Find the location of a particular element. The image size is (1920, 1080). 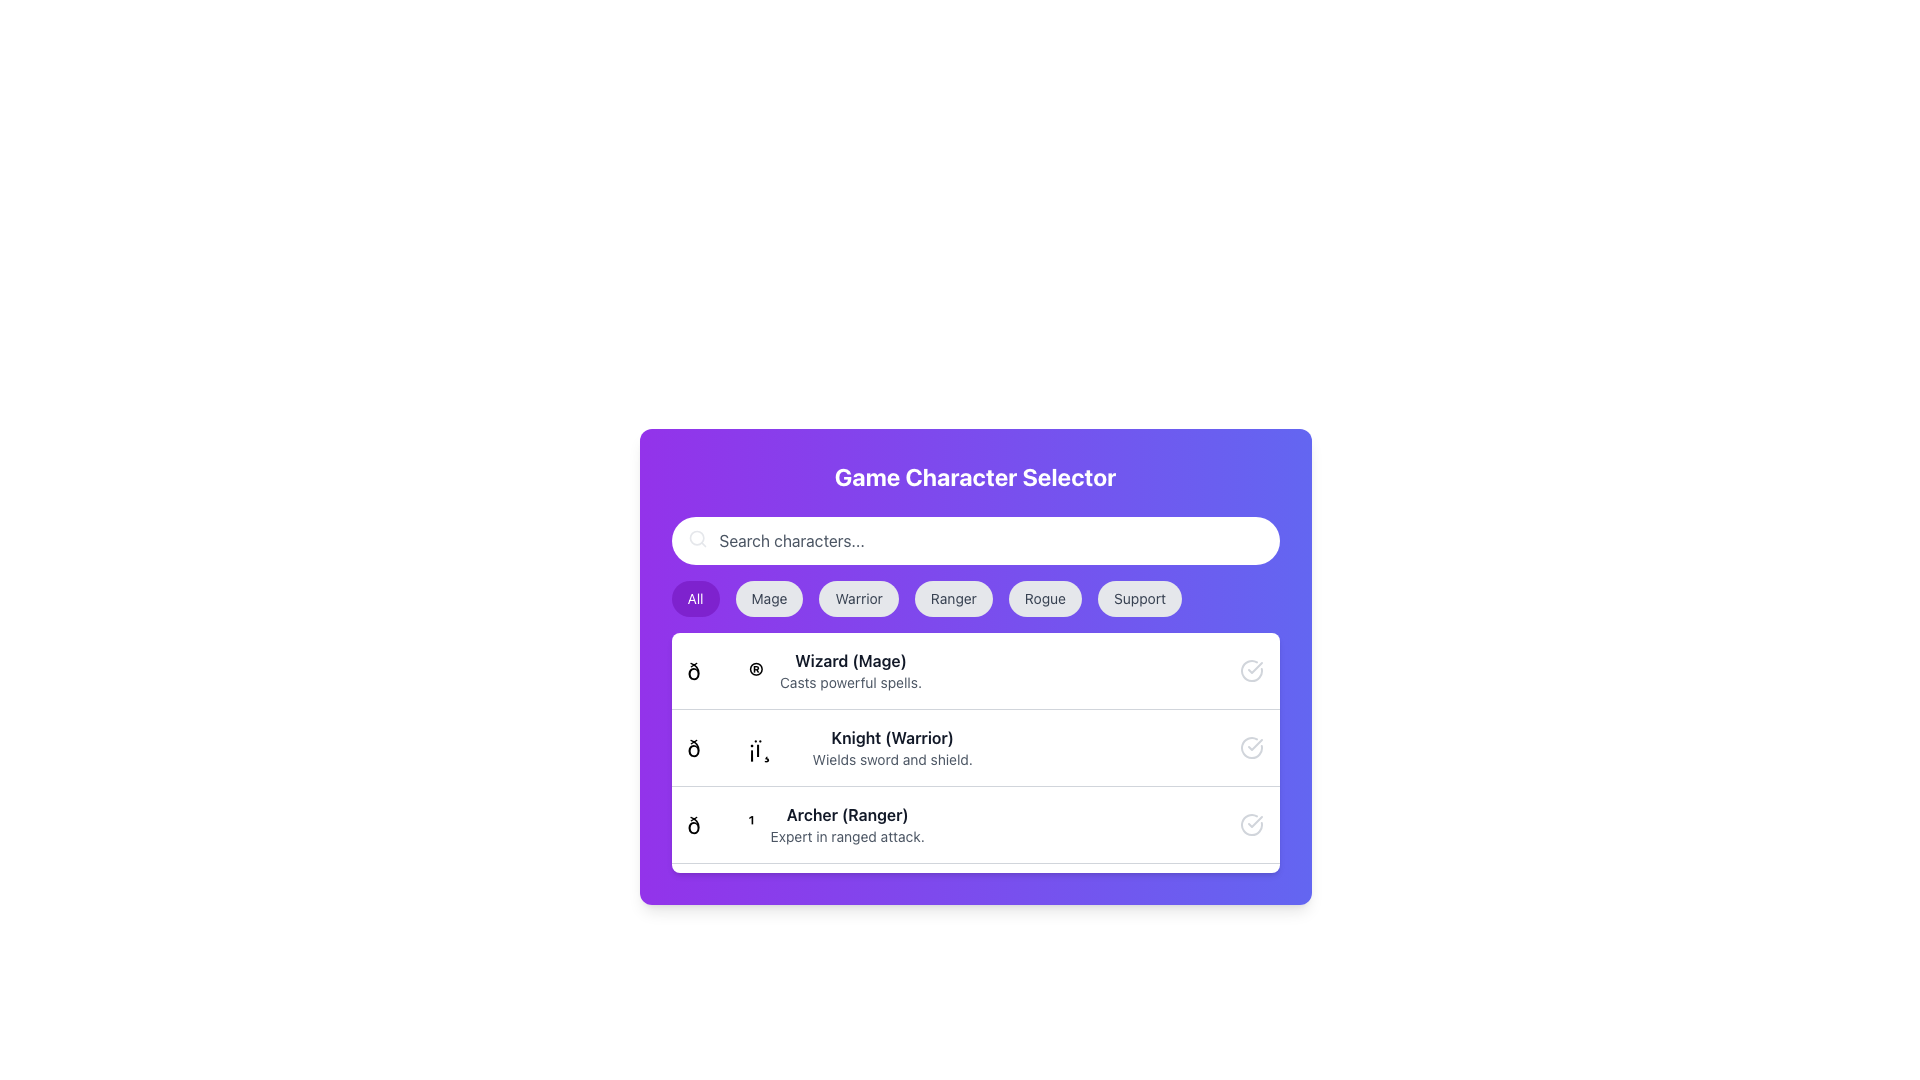

the sixth button in the category selectors row that filters 'Support'-related content is located at coordinates (1140, 597).